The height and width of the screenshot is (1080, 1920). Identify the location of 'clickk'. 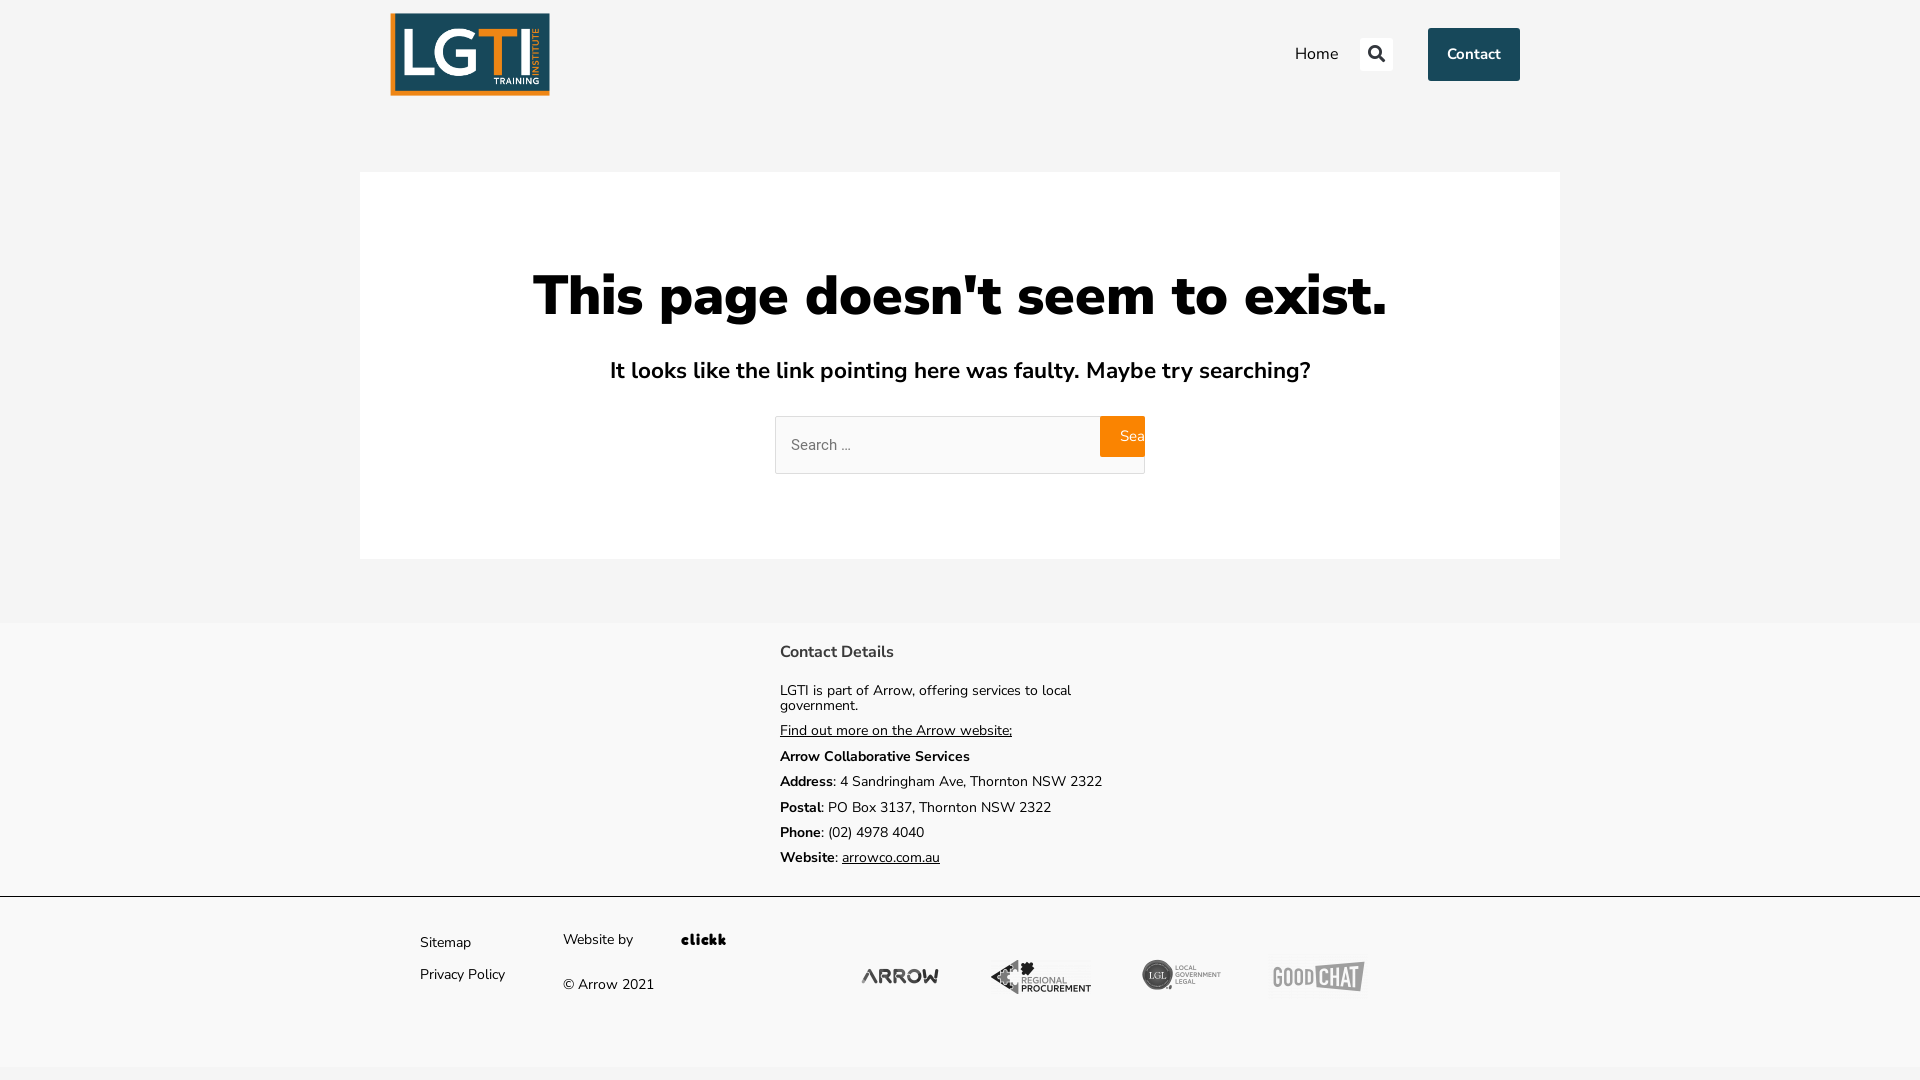
(704, 939).